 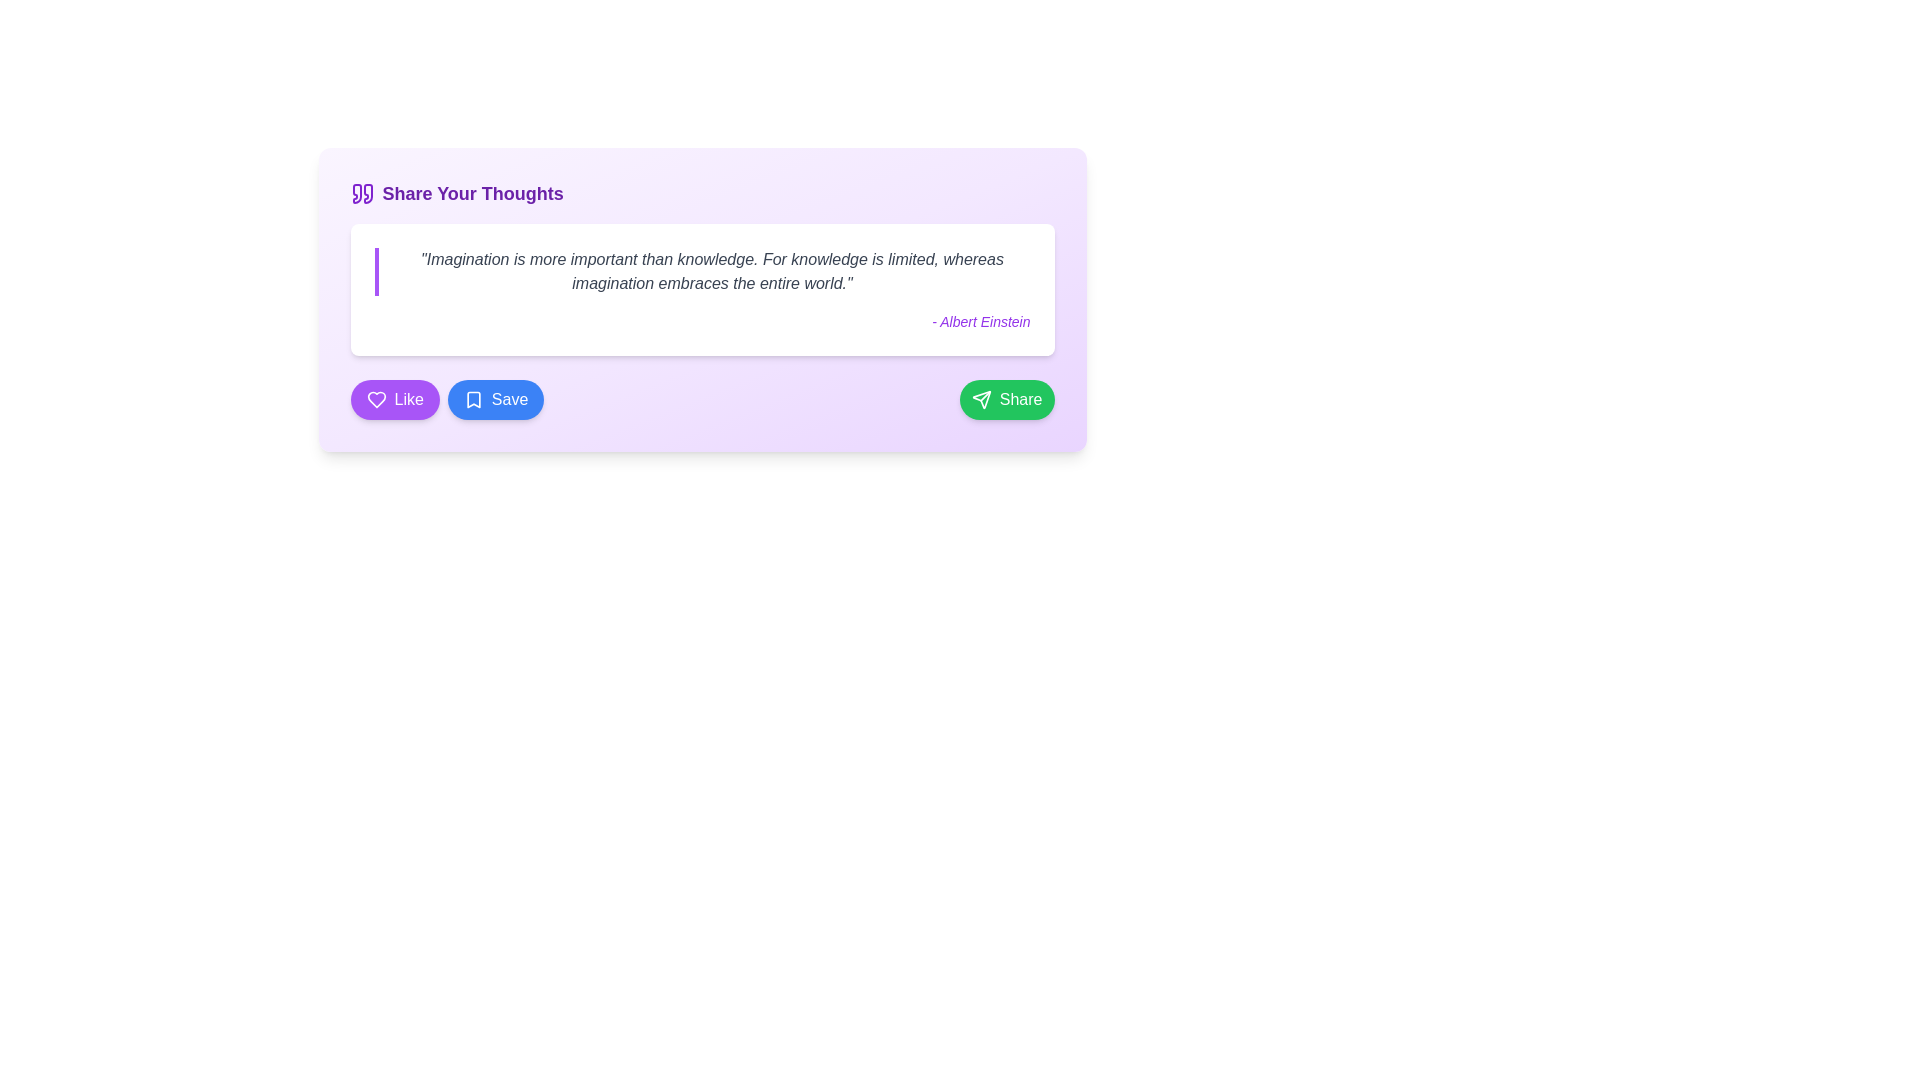 I want to click on the share icon located inside the 'Share' button, to the left of its text label, in the bottom-right section of the card interface, so click(x=981, y=400).